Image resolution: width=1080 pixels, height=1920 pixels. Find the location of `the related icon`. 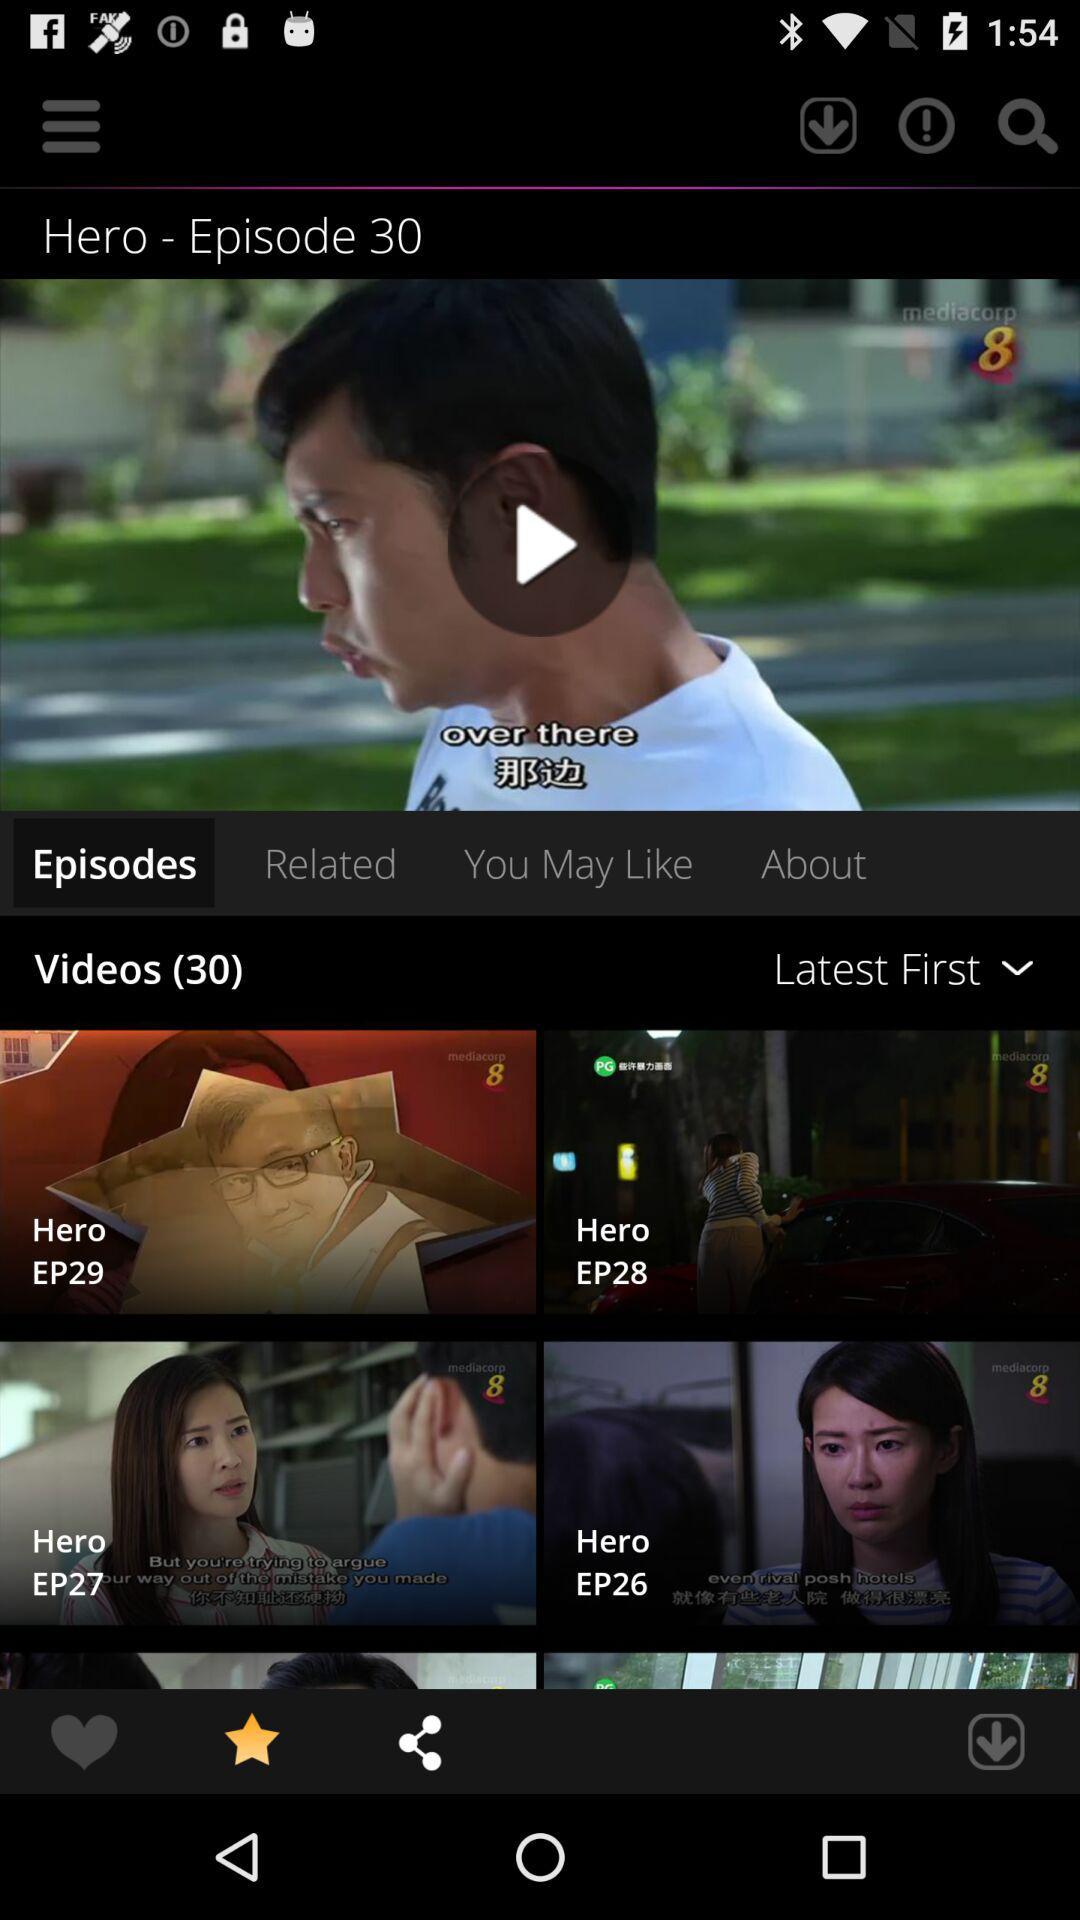

the related icon is located at coordinates (329, 862).